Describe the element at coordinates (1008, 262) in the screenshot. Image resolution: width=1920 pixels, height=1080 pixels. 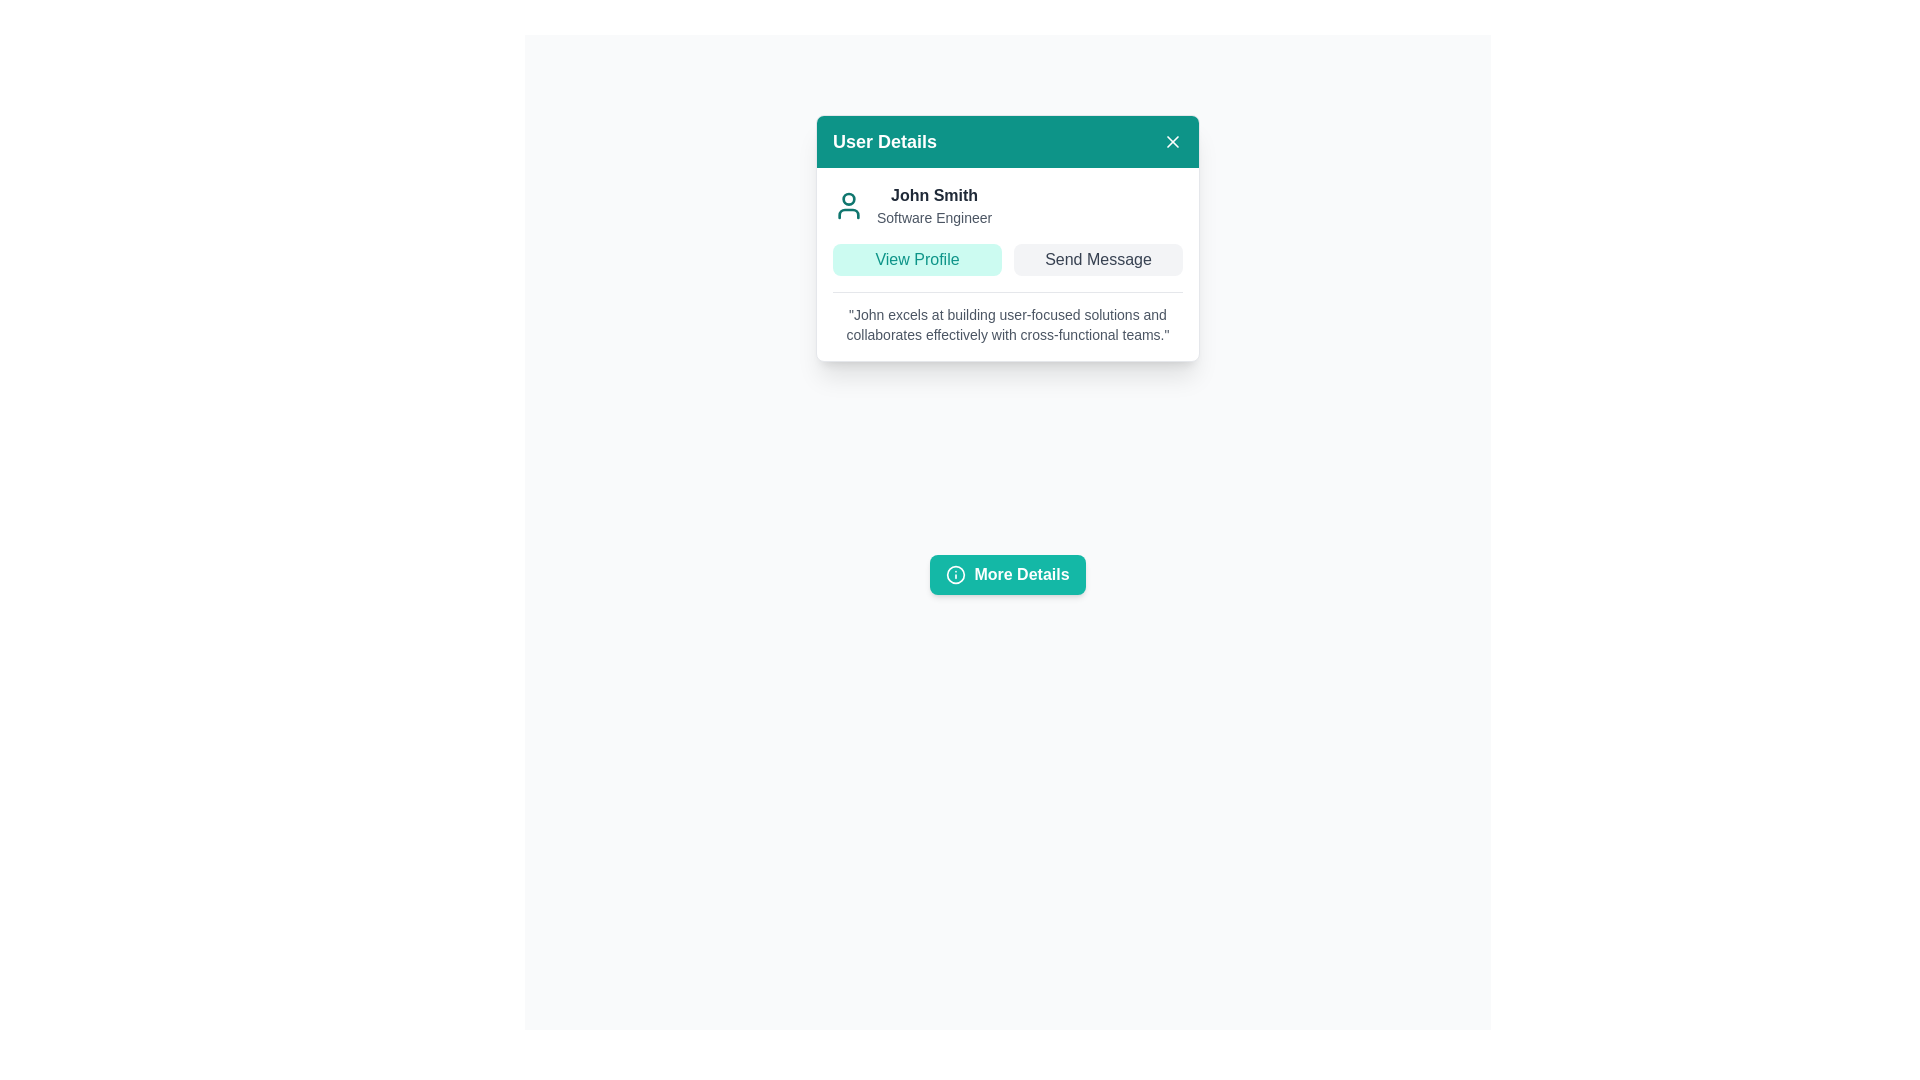
I see `the 'Send Message' button in the User profile summary section of John Smith's modal` at that location.